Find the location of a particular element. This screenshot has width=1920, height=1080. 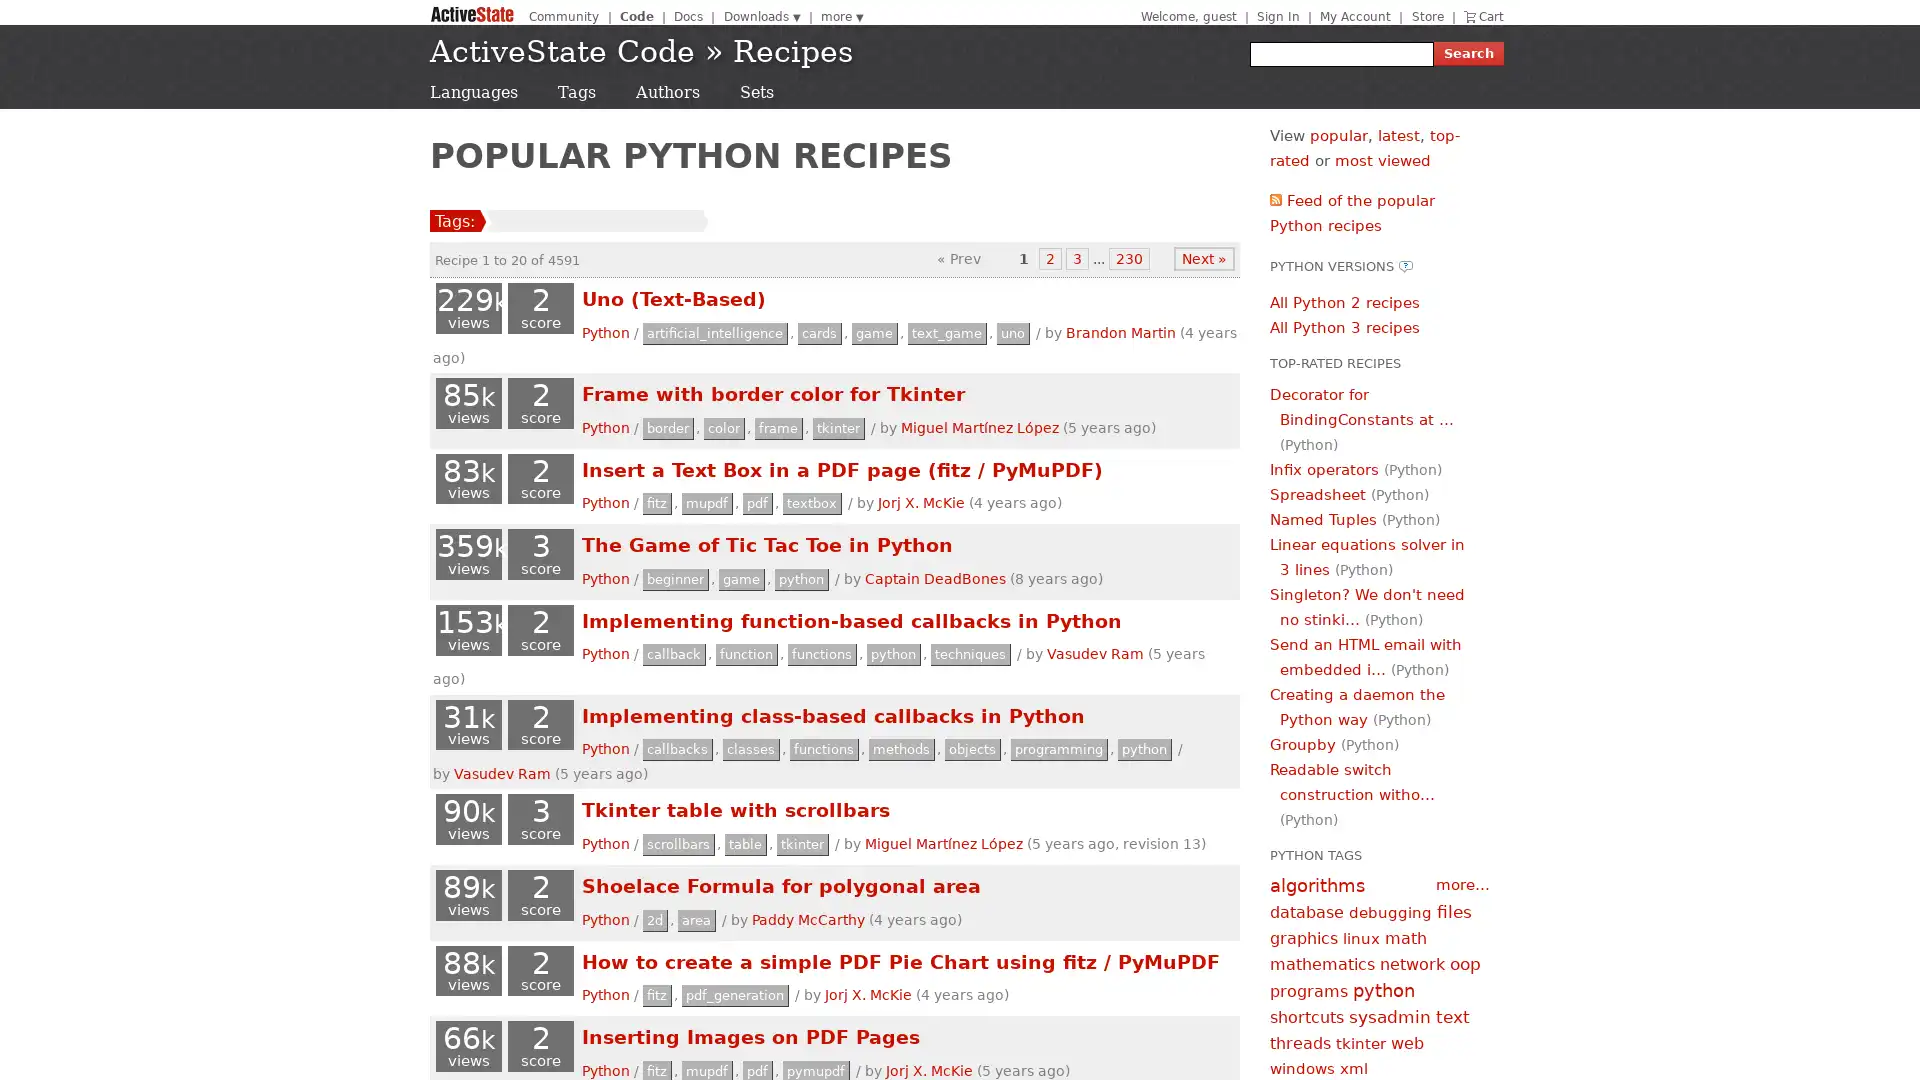

Search is located at coordinates (1468, 53).